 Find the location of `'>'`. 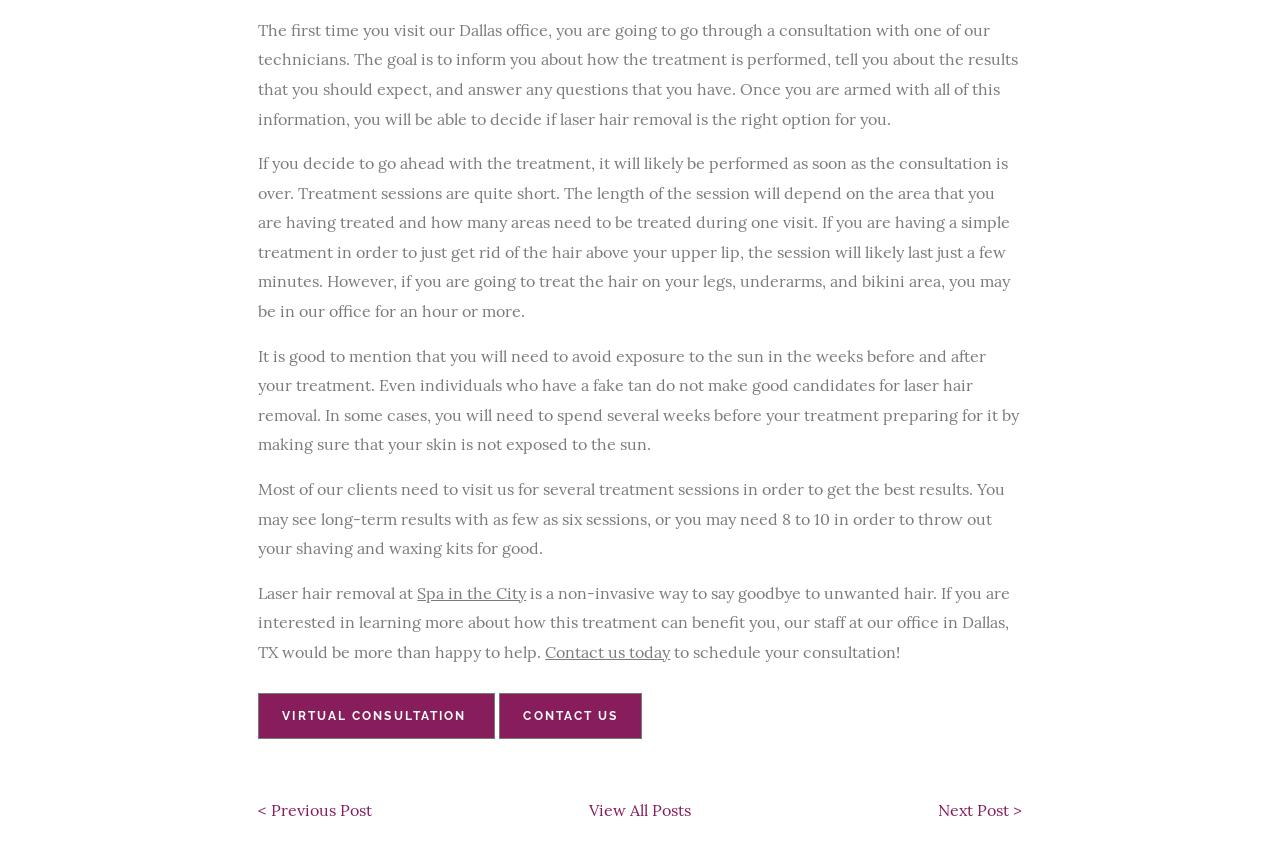

'>' is located at coordinates (1008, 808).